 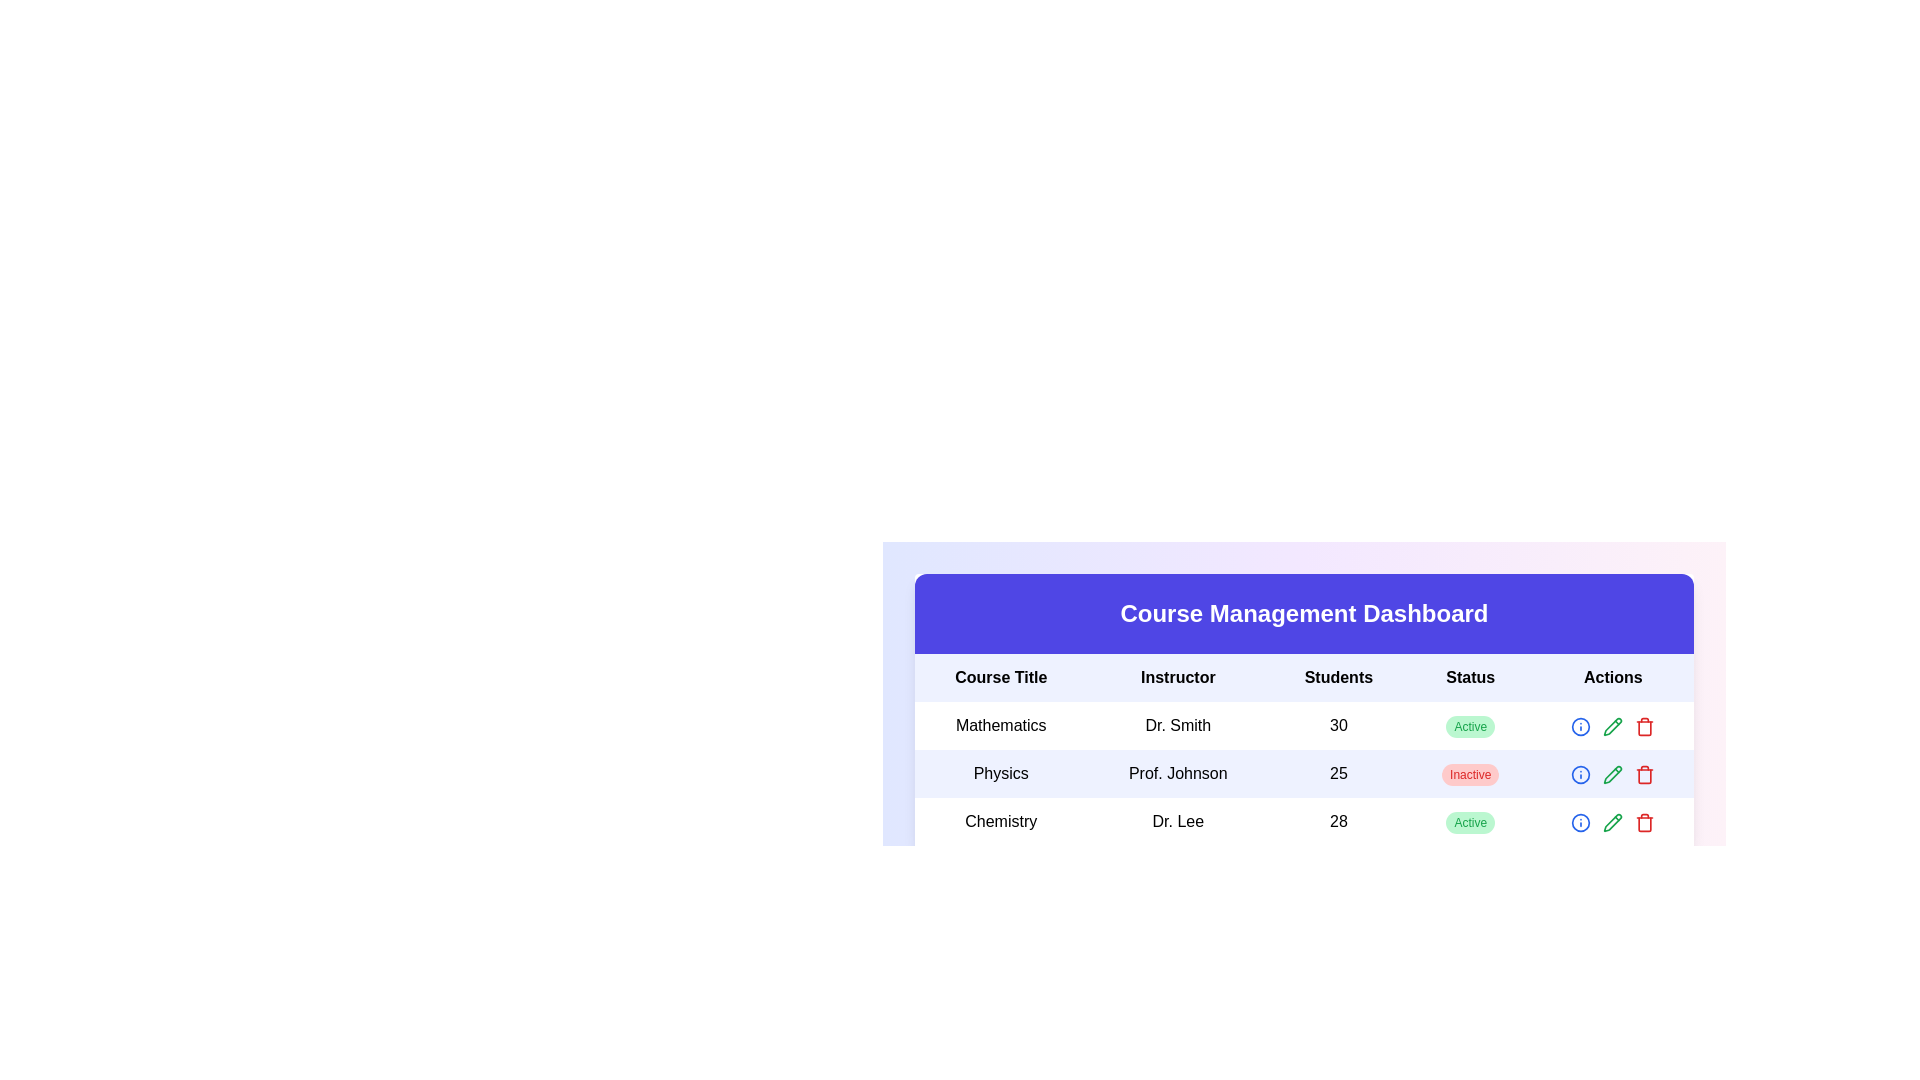 I want to click on instructor's name 'Dr. Smith' displayed in the Text label which is the second cell in the row for 'Mathematics' under the 'Instructor' column, so click(x=1178, y=725).